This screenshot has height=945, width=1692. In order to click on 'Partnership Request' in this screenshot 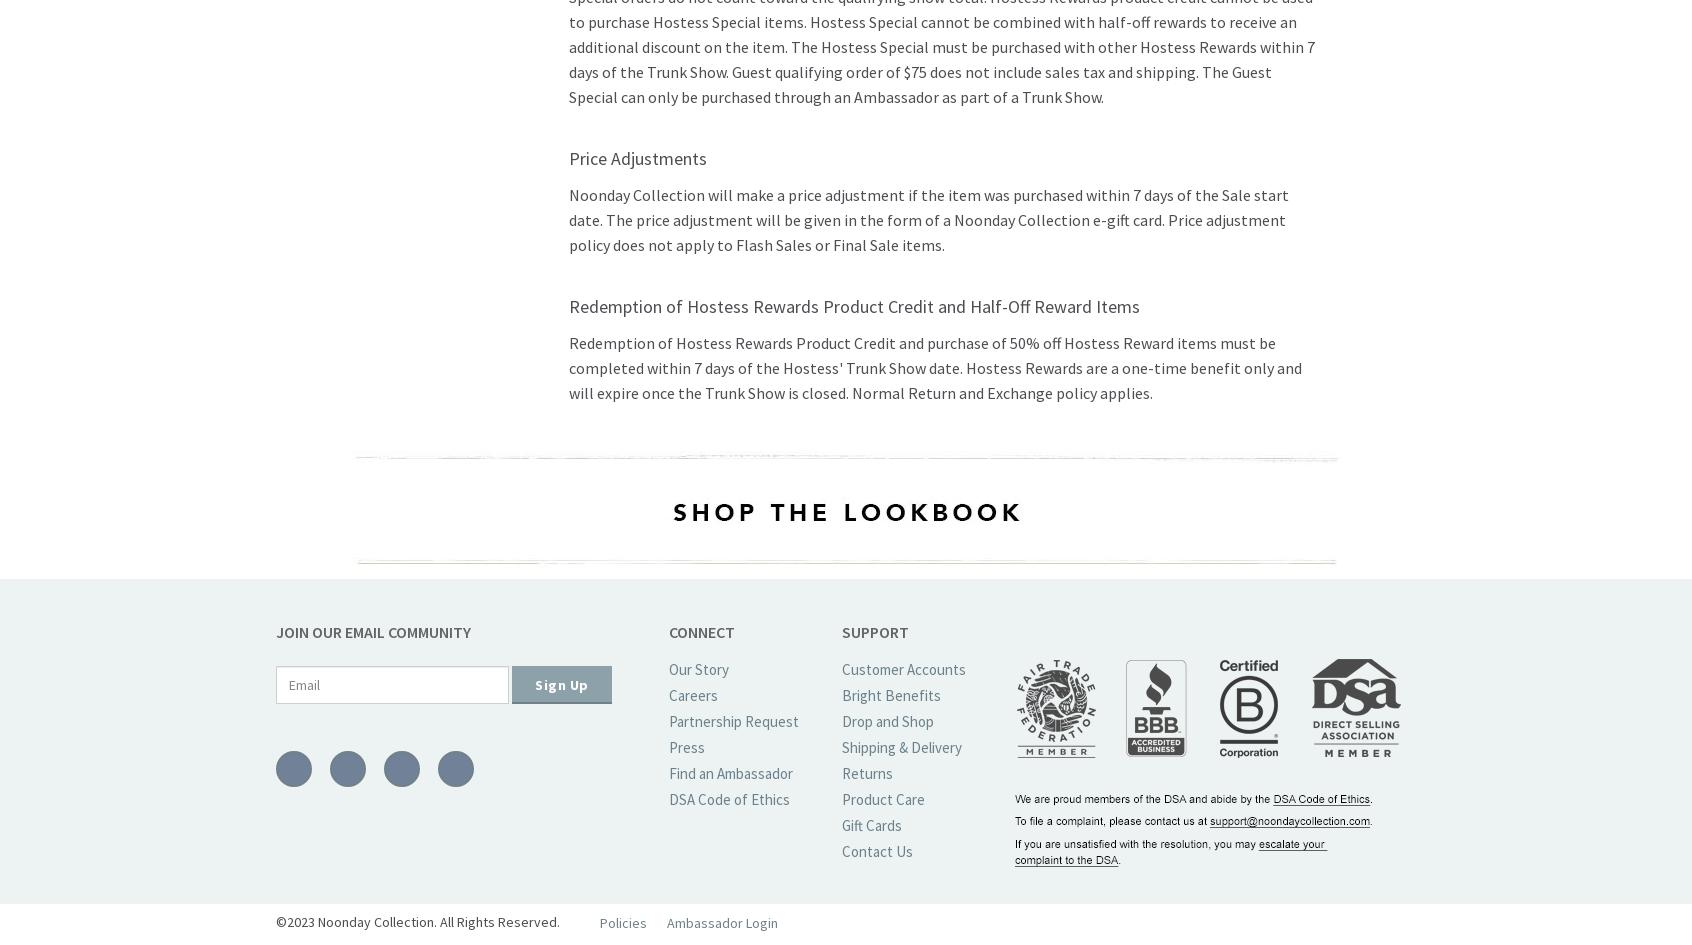, I will do `click(732, 721)`.